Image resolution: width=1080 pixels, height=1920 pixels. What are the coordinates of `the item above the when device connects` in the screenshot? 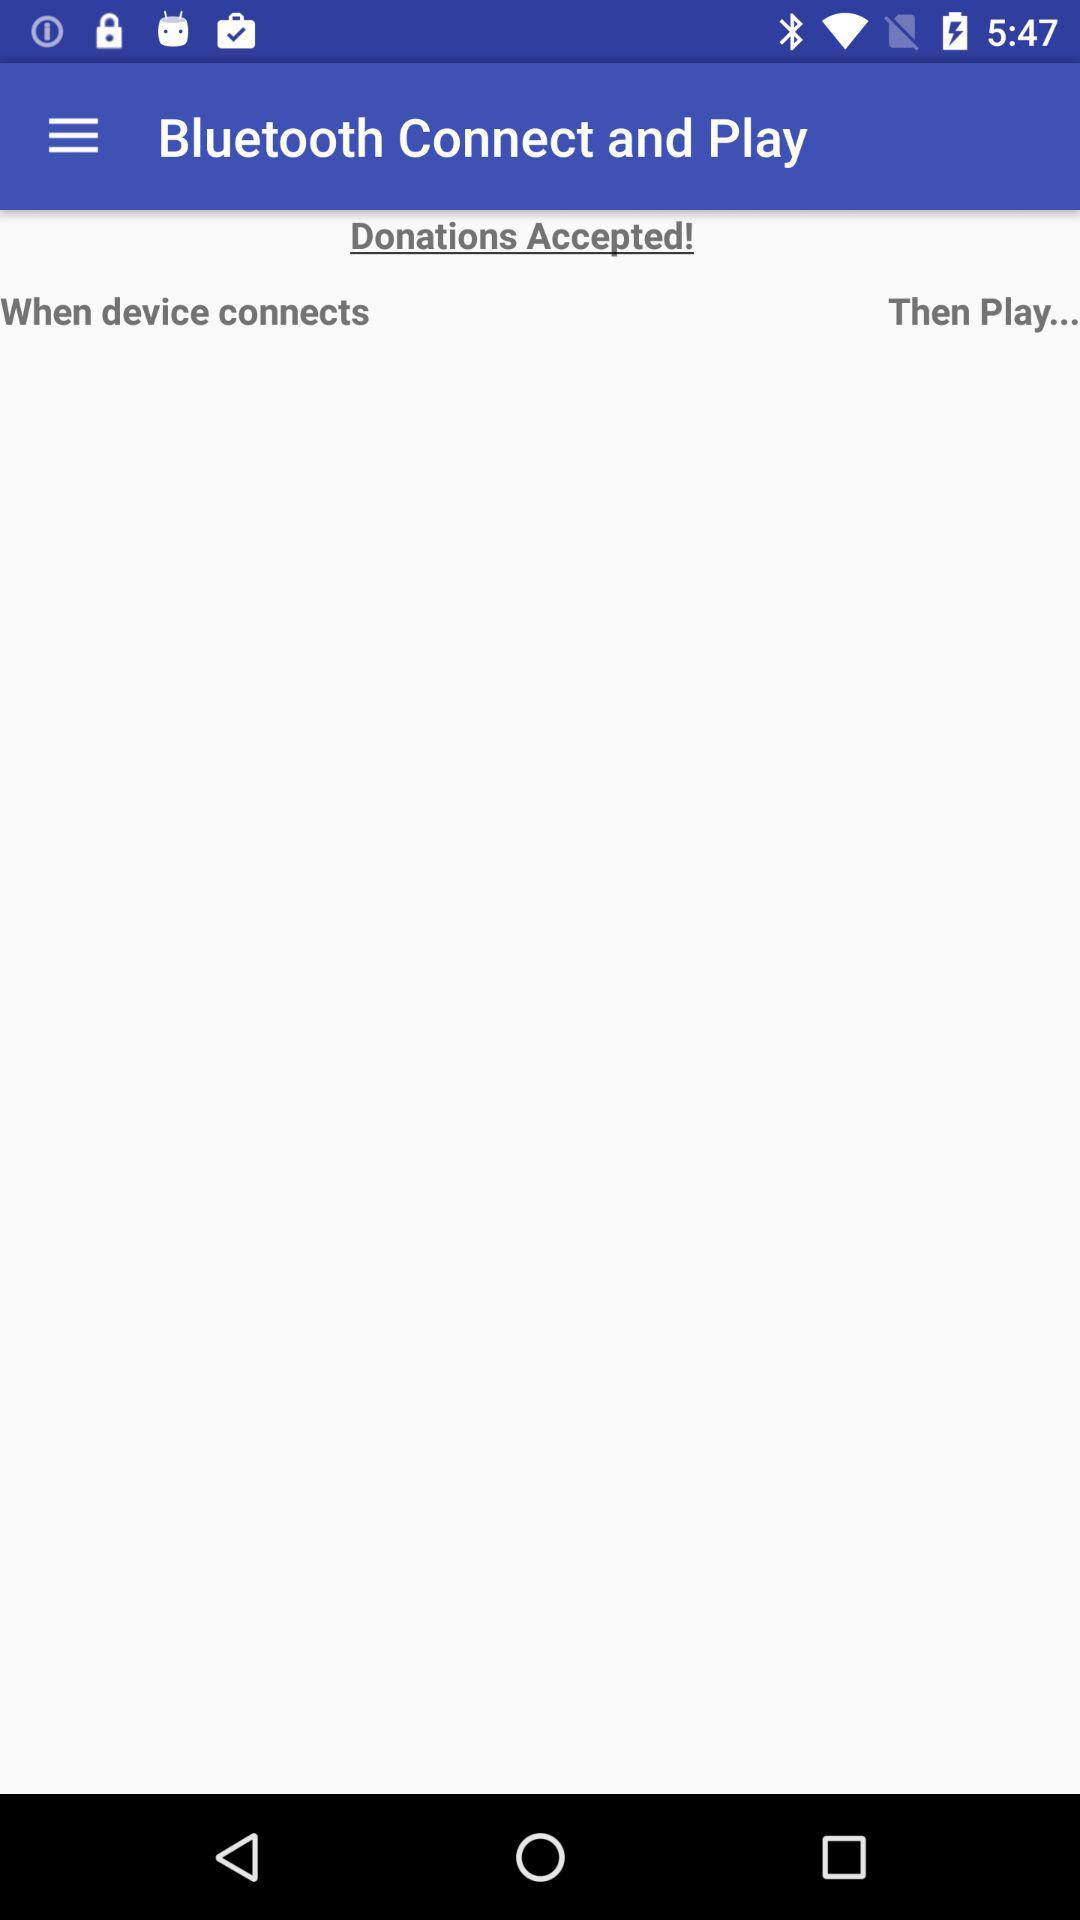 It's located at (72, 135).